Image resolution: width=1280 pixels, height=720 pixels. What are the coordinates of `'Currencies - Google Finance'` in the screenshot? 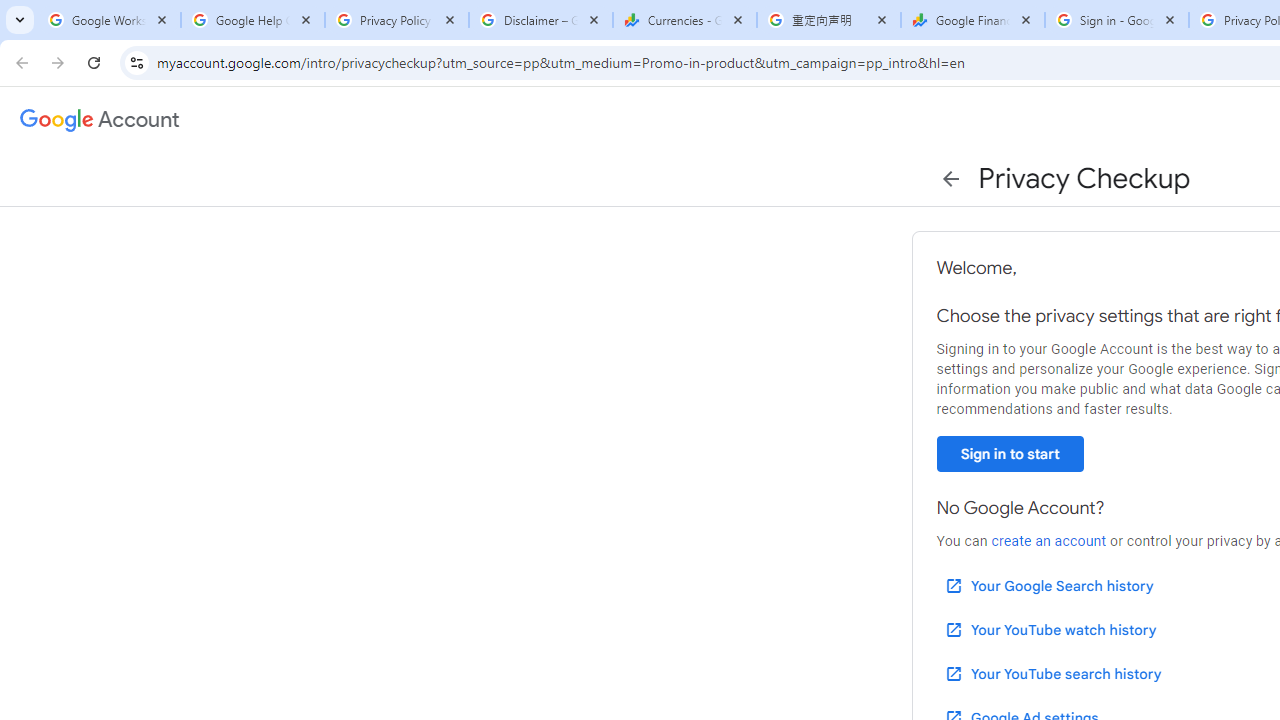 It's located at (684, 20).